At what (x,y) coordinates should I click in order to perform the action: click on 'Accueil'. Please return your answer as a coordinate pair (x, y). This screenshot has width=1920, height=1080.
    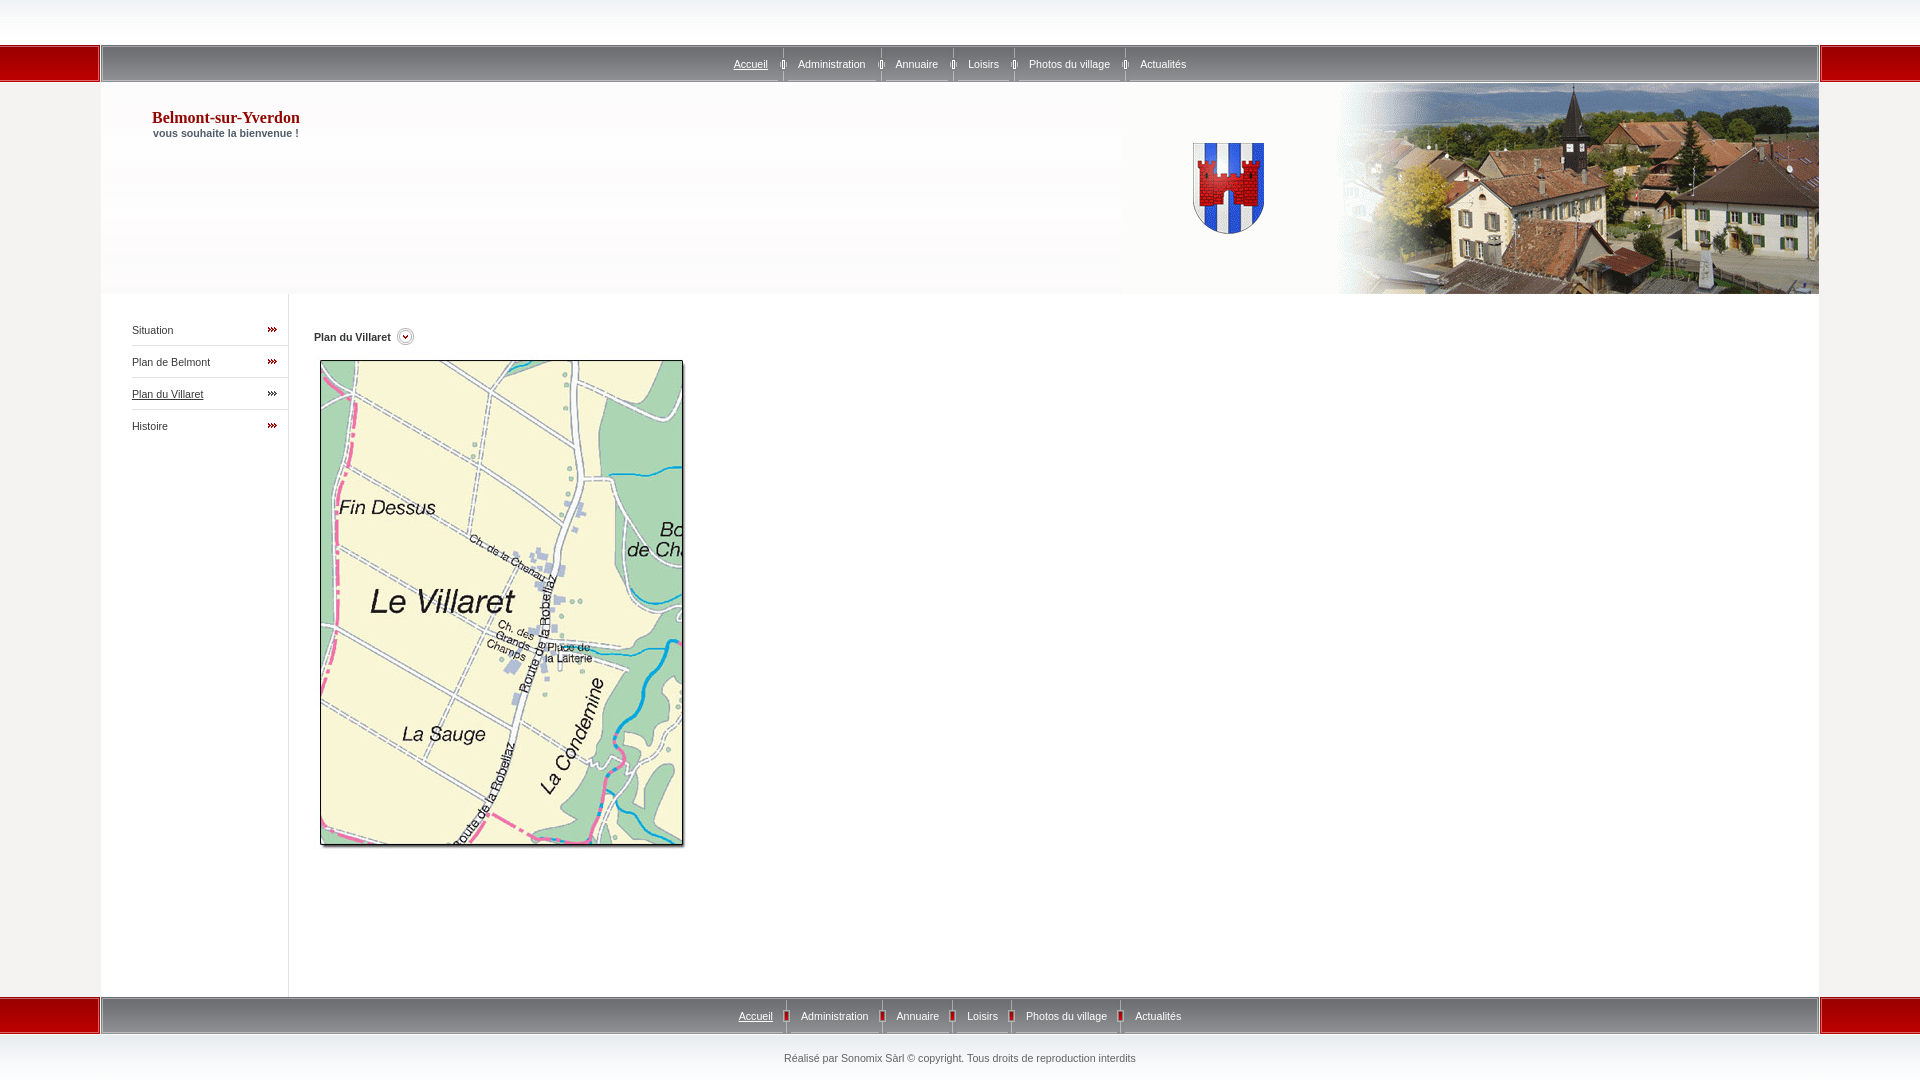
    Looking at the image, I should click on (749, 63).